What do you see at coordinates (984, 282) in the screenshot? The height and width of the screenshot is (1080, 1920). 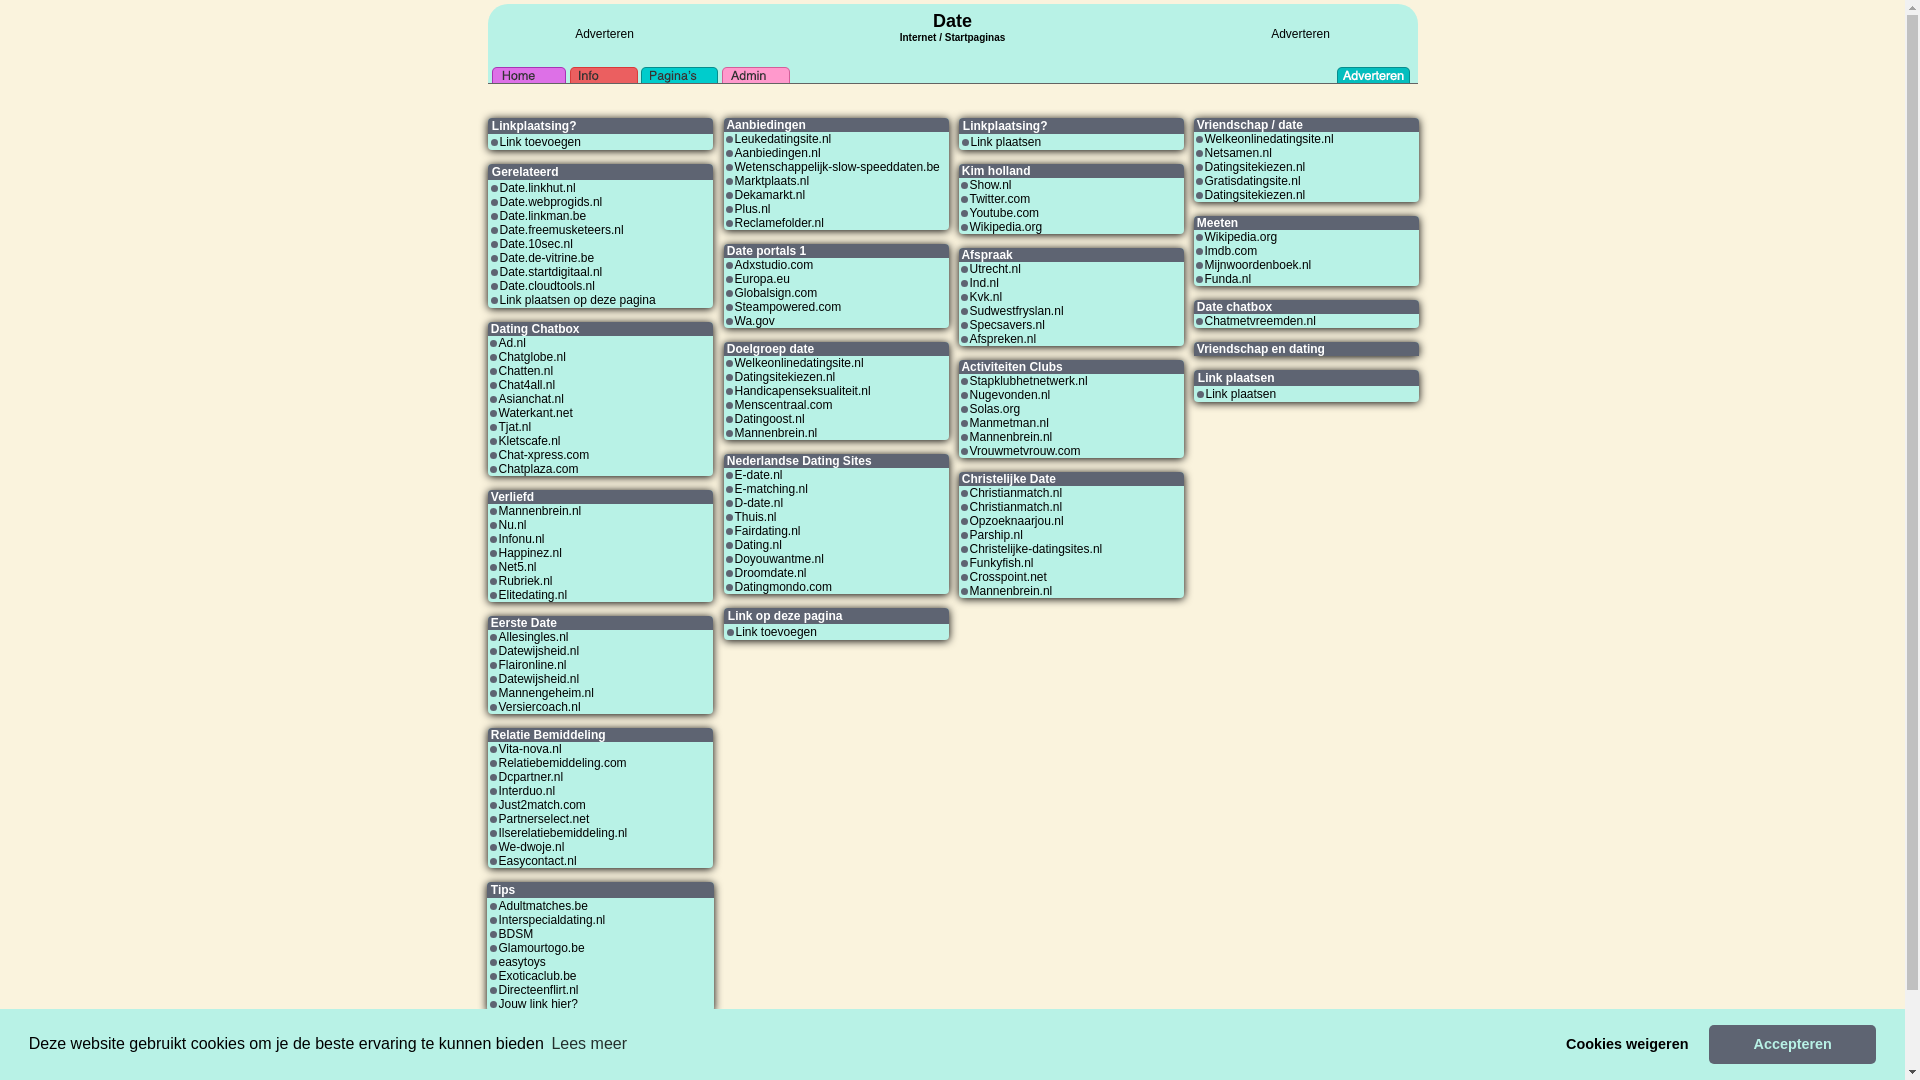 I see `'Ind.nl'` at bounding box center [984, 282].